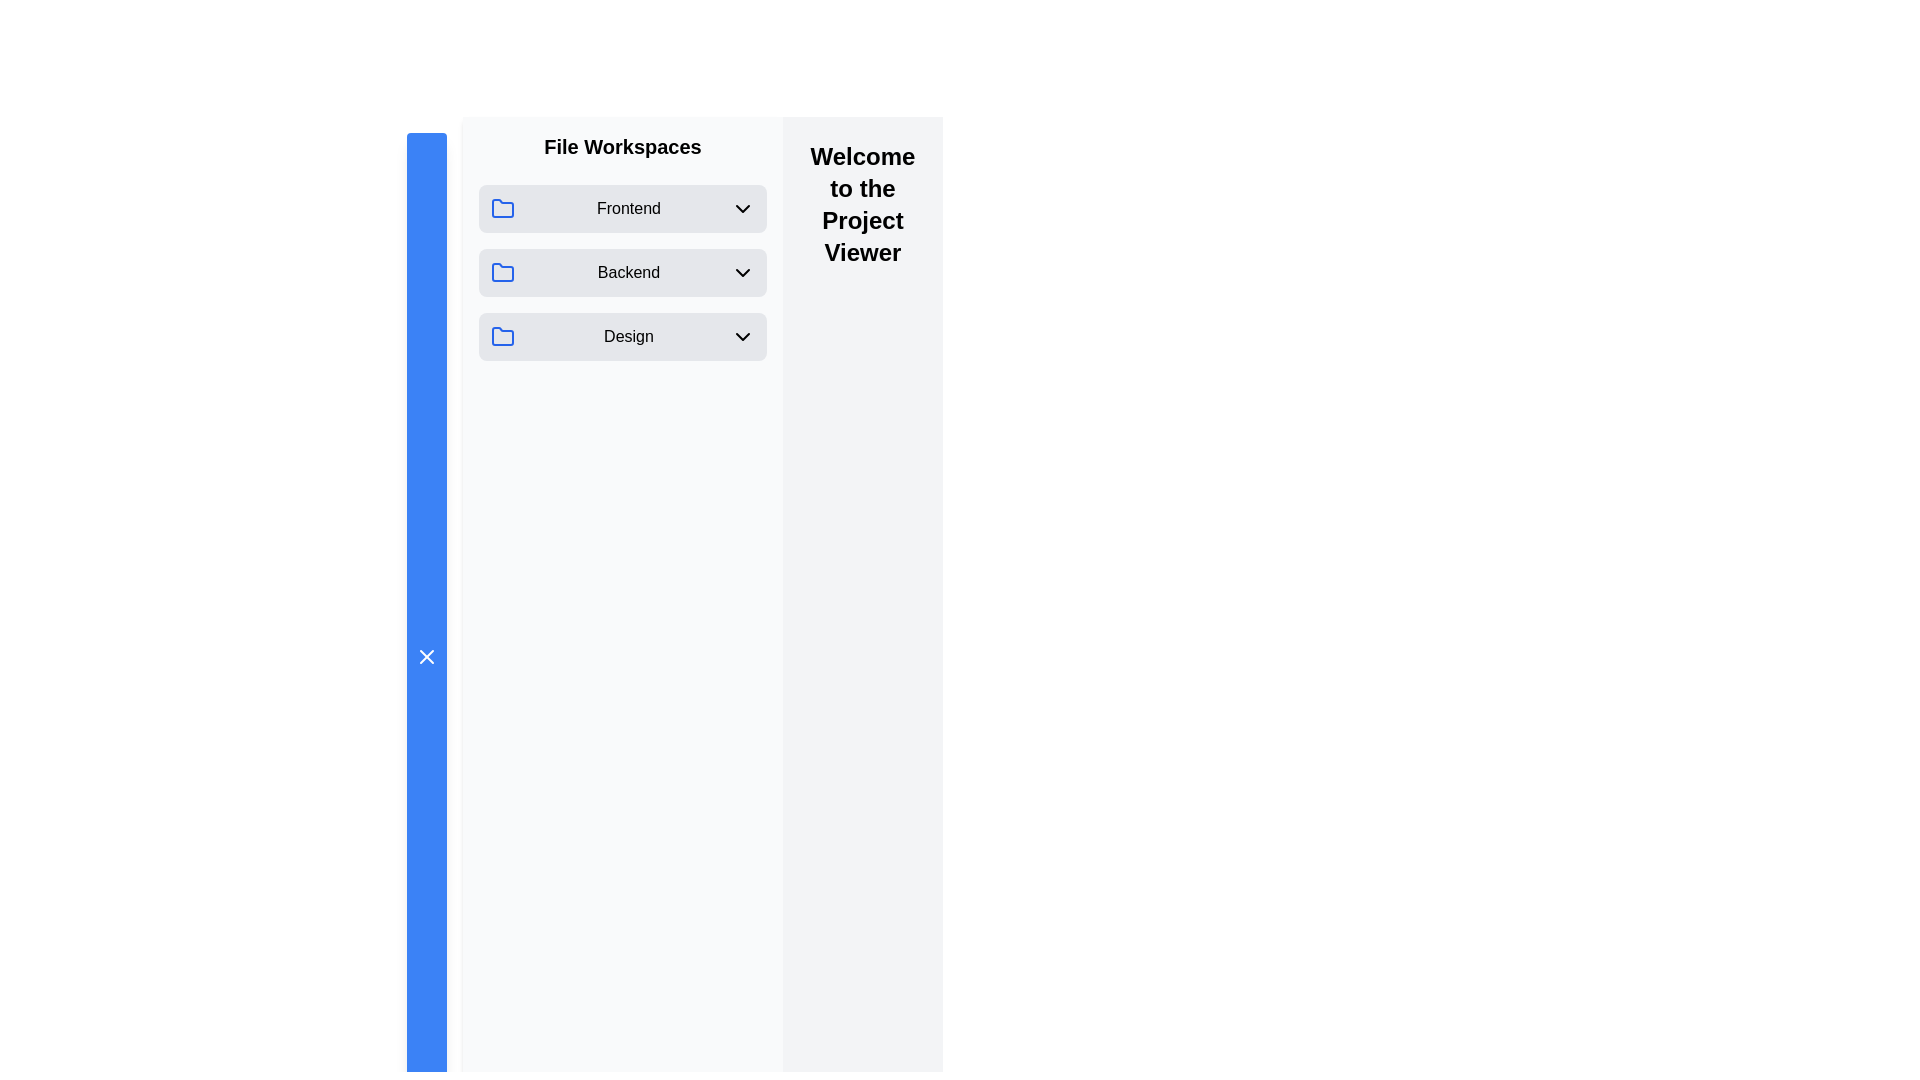 This screenshot has height=1080, width=1920. Describe the element at coordinates (426, 656) in the screenshot. I see `the 'X' icon button, which is a minimalistic SVG icon located centrally within the vertical blue sidebar` at that location.